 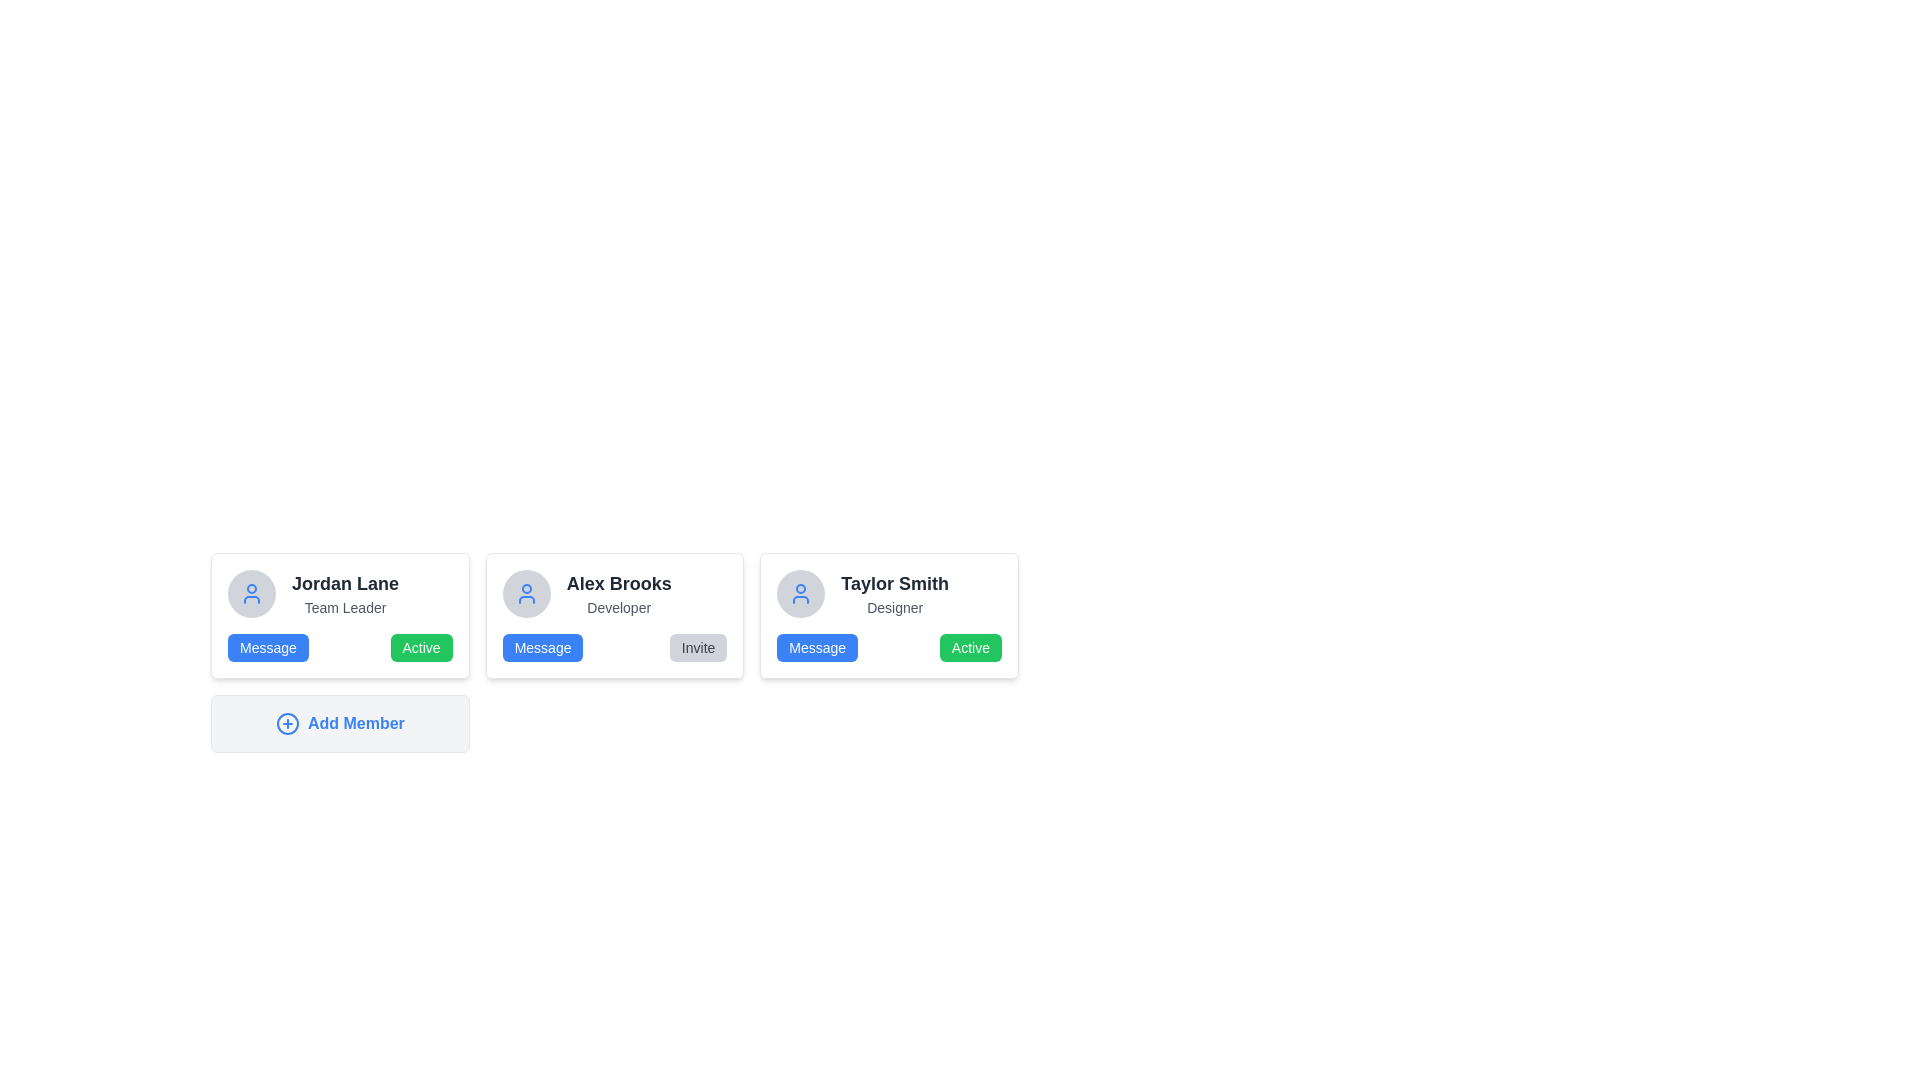 What do you see at coordinates (698, 648) in the screenshot?
I see `the rounded rectangular button labeled 'Invite' located at the bottom-right corner of Alex Brooks' card` at bounding box center [698, 648].